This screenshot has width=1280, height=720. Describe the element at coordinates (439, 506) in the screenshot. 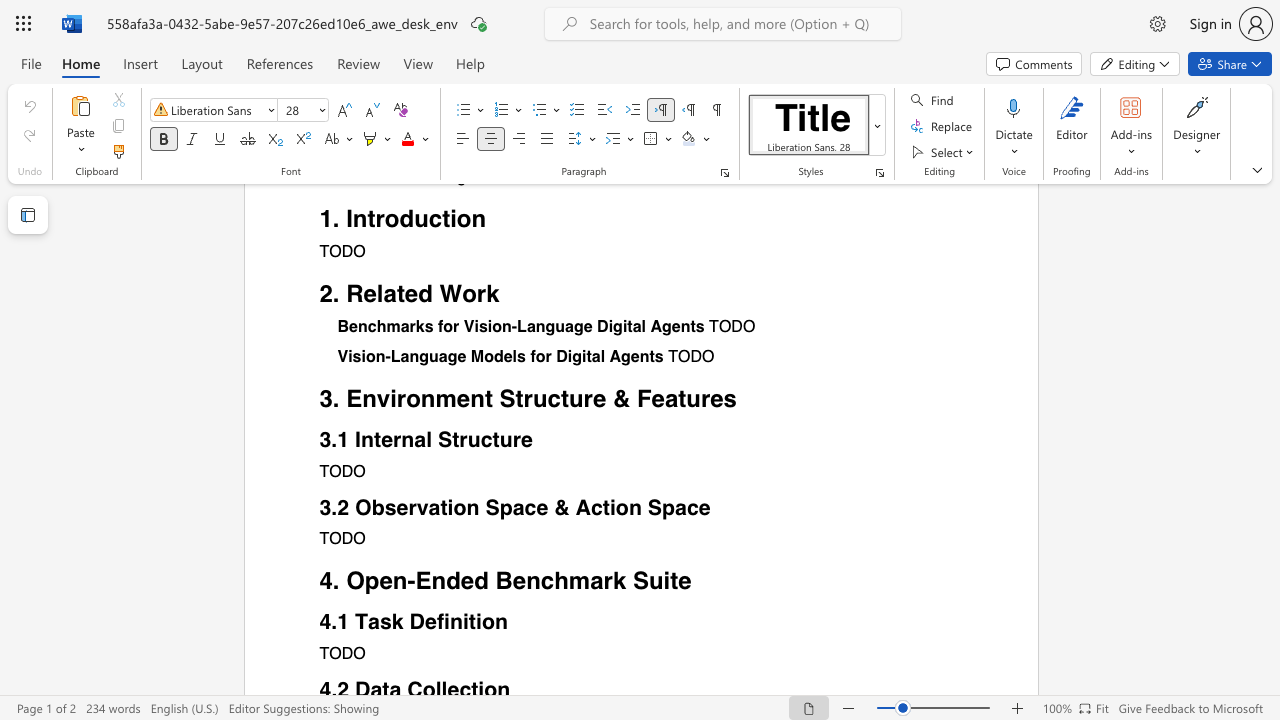

I see `the subset text "tion Spac" within the text "3.2 Observation Space & Action Space"` at that location.